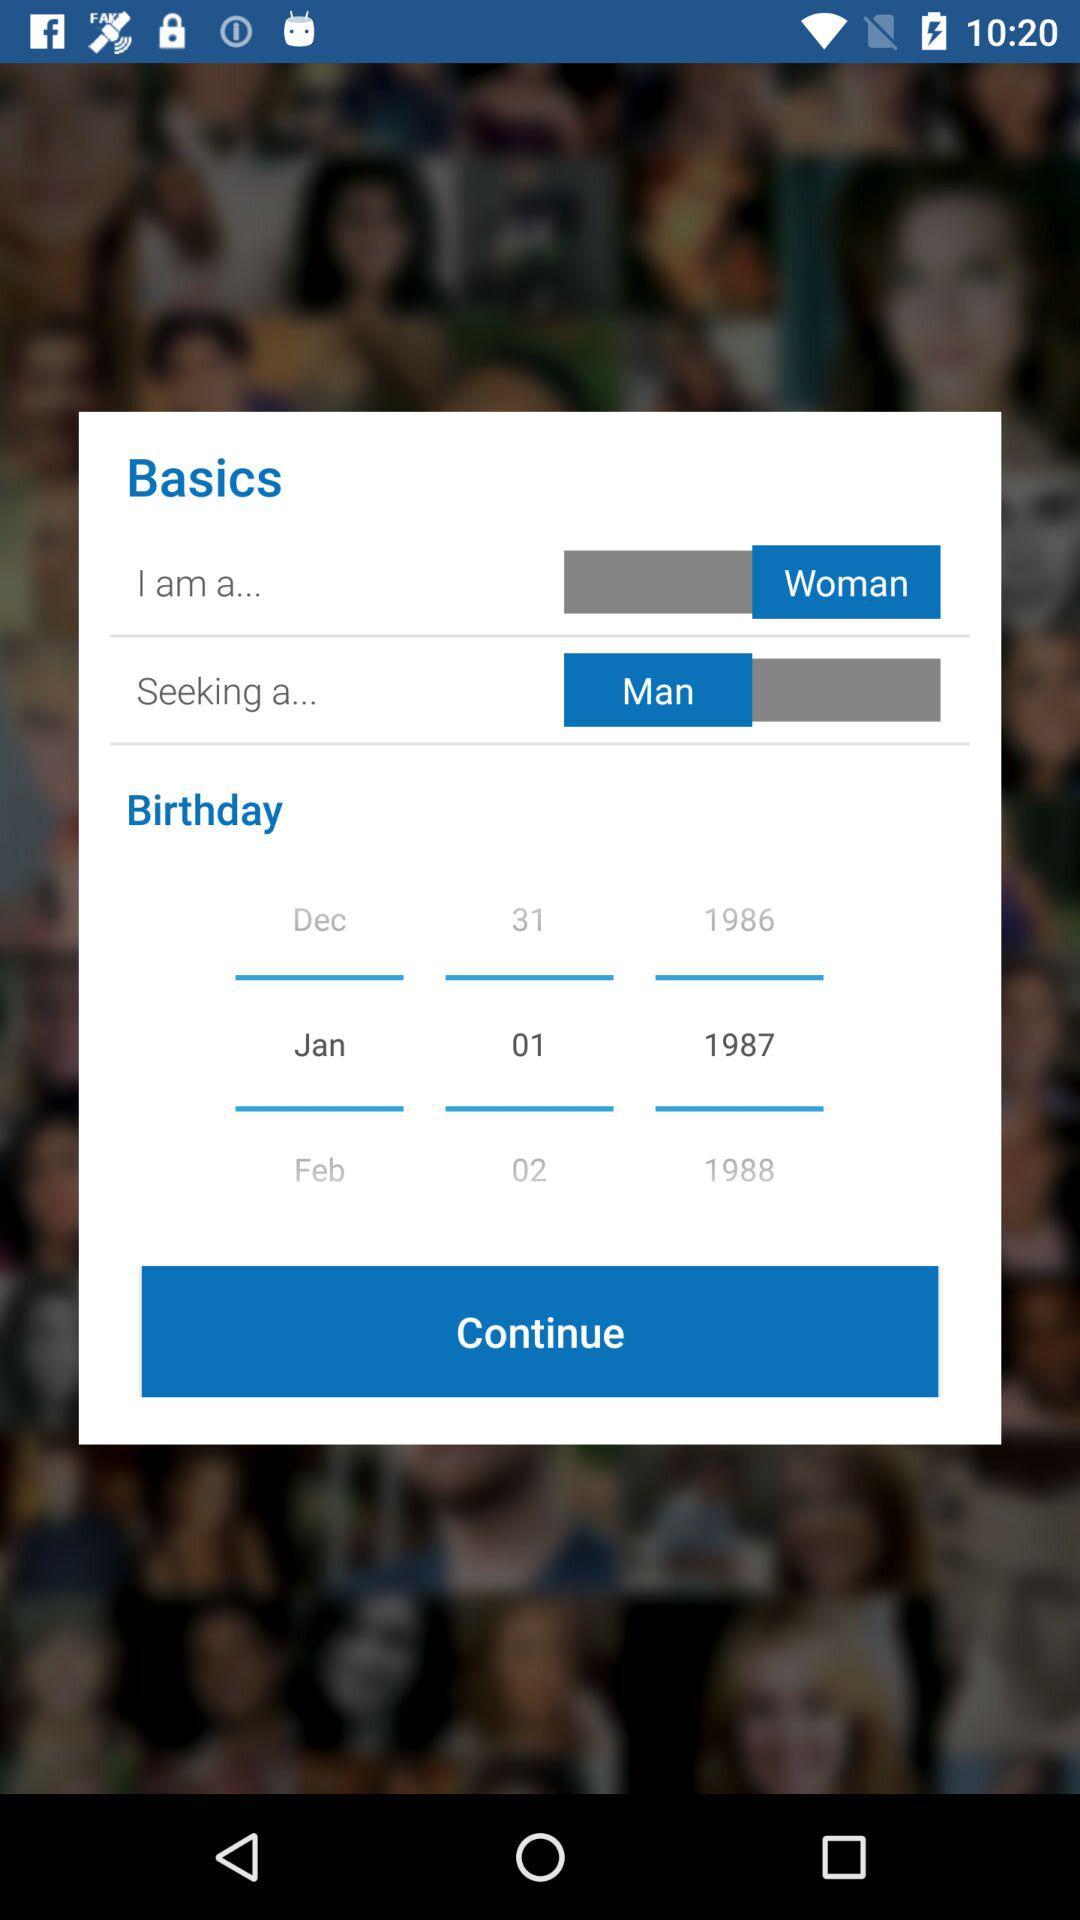 This screenshot has height=1920, width=1080. What do you see at coordinates (756, 580) in the screenshot?
I see `gender option` at bounding box center [756, 580].